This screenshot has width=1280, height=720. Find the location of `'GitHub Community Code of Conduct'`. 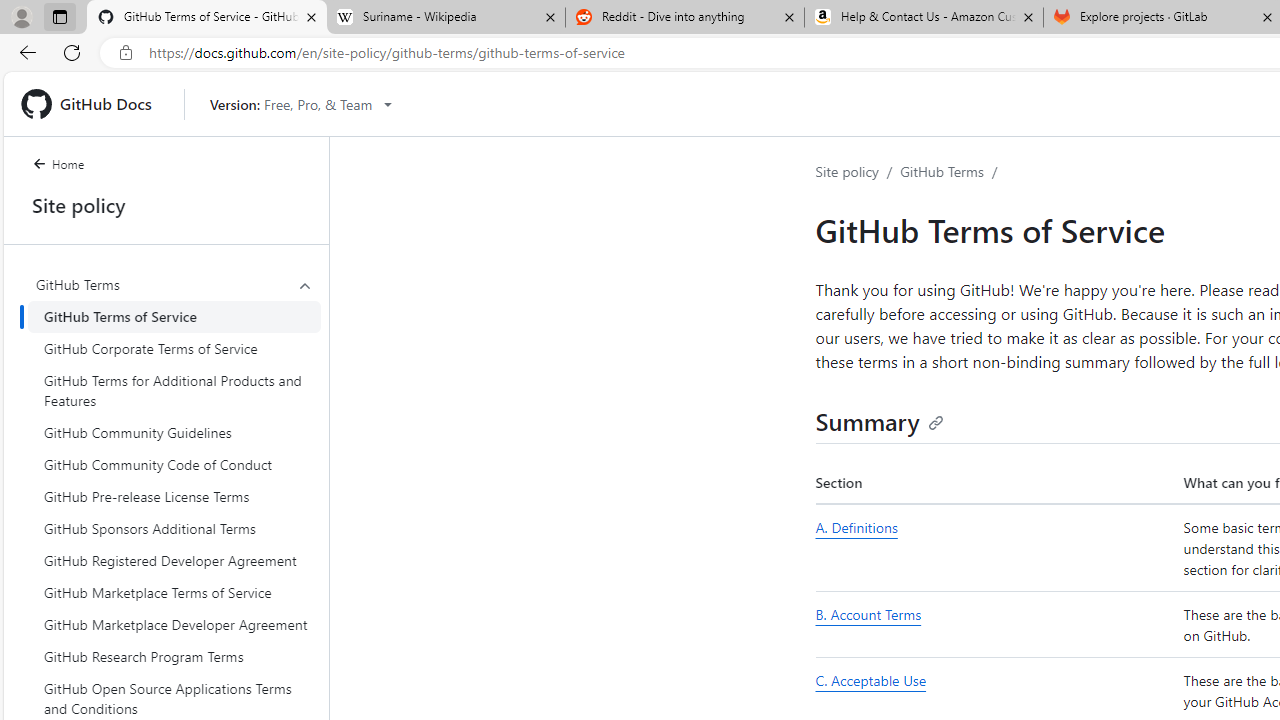

'GitHub Community Code of Conduct' is located at coordinates (174, 465).